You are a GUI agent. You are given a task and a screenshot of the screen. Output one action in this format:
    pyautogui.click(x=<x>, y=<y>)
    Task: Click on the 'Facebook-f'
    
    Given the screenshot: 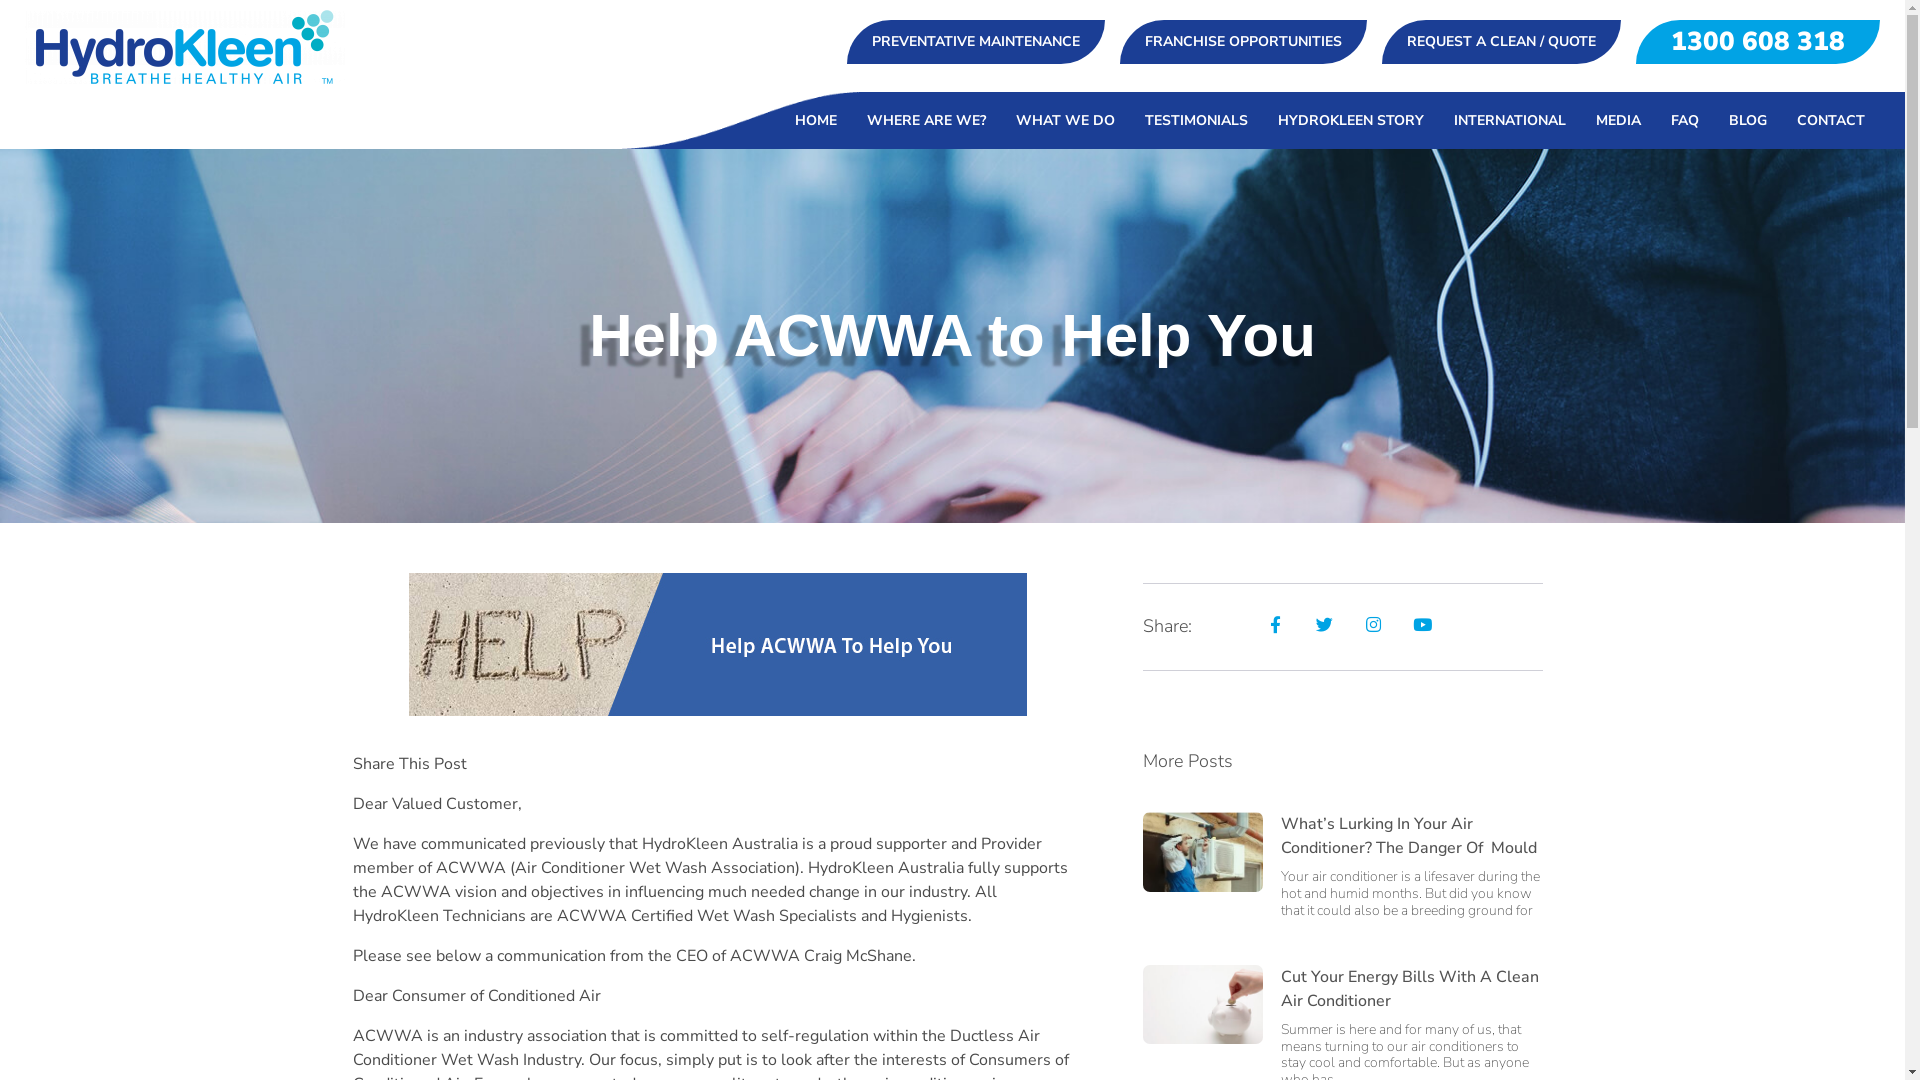 What is the action you would take?
    pyautogui.click(x=1255, y=623)
    